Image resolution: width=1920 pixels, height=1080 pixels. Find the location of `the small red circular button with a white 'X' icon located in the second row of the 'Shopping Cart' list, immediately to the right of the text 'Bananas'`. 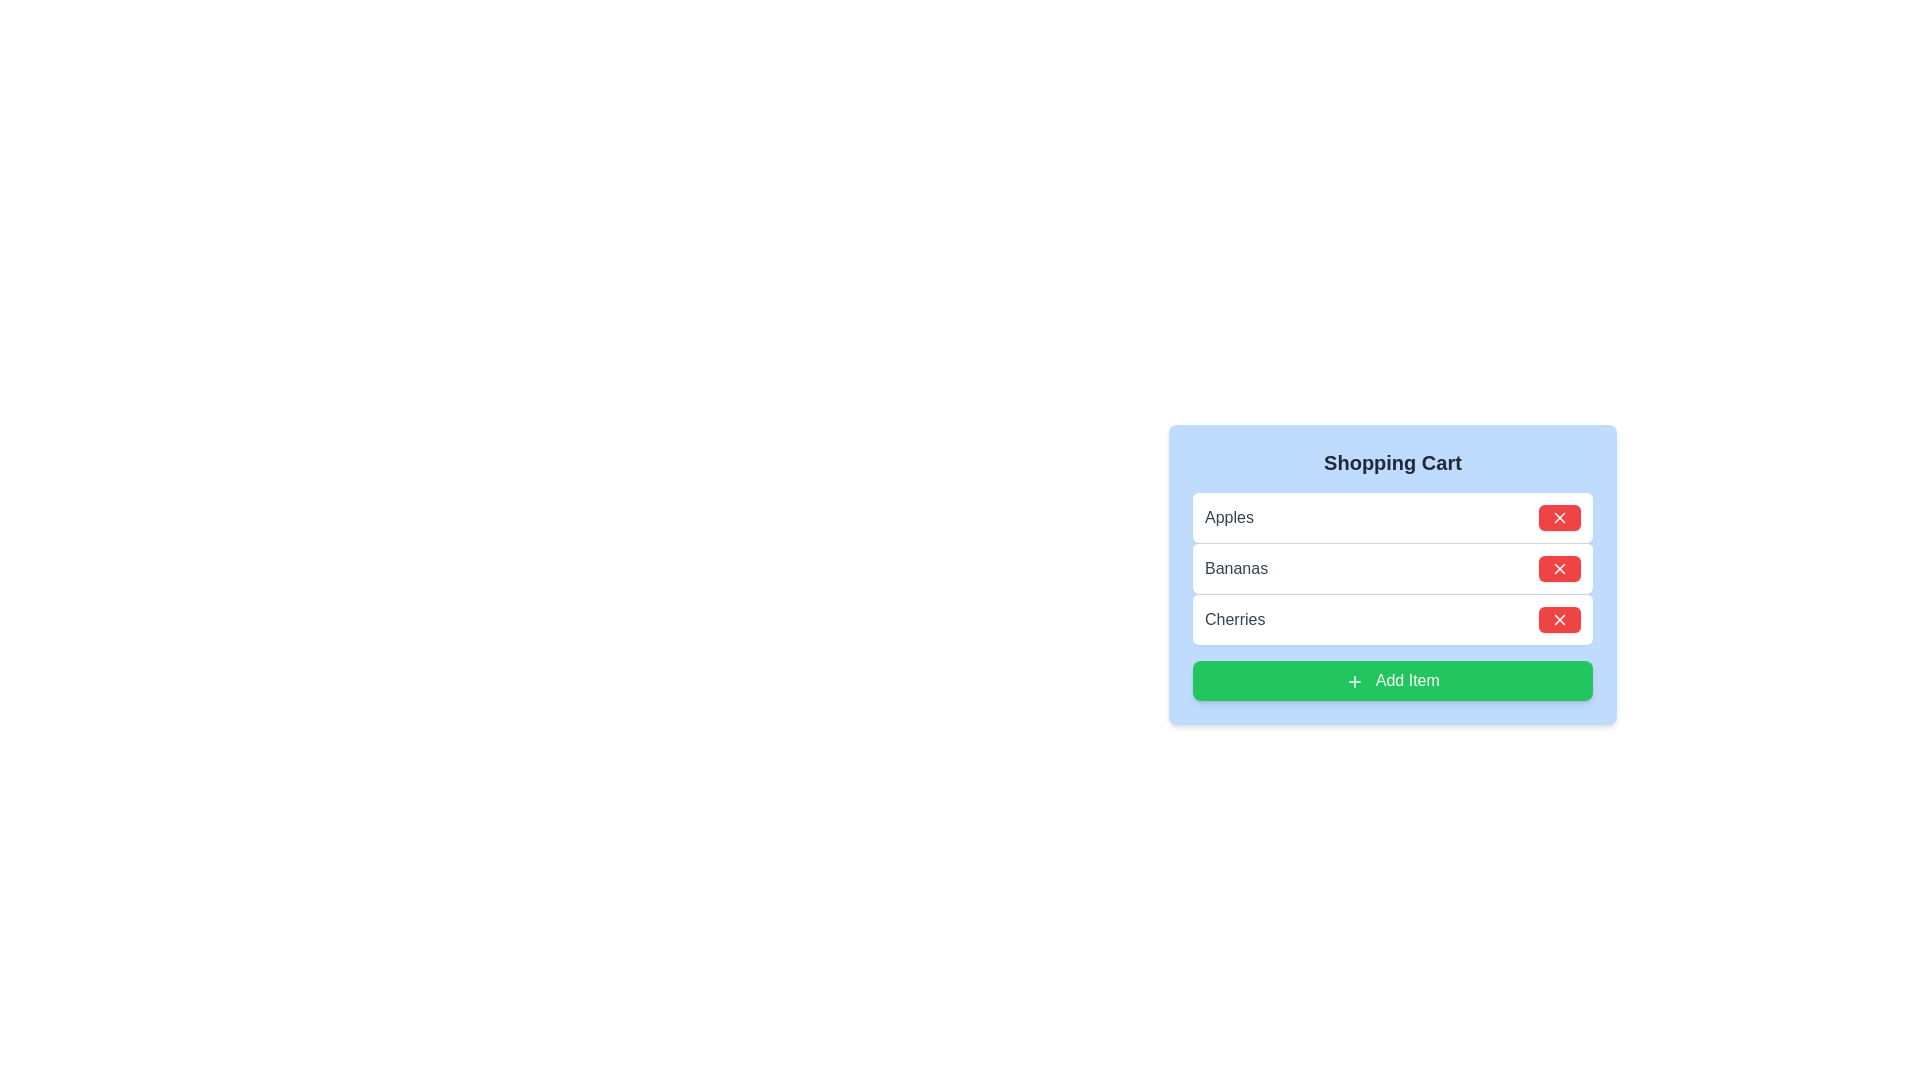

the small red circular button with a white 'X' icon located in the second row of the 'Shopping Cart' list, immediately to the right of the text 'Bananas' is located at coordinates (1559, 569).